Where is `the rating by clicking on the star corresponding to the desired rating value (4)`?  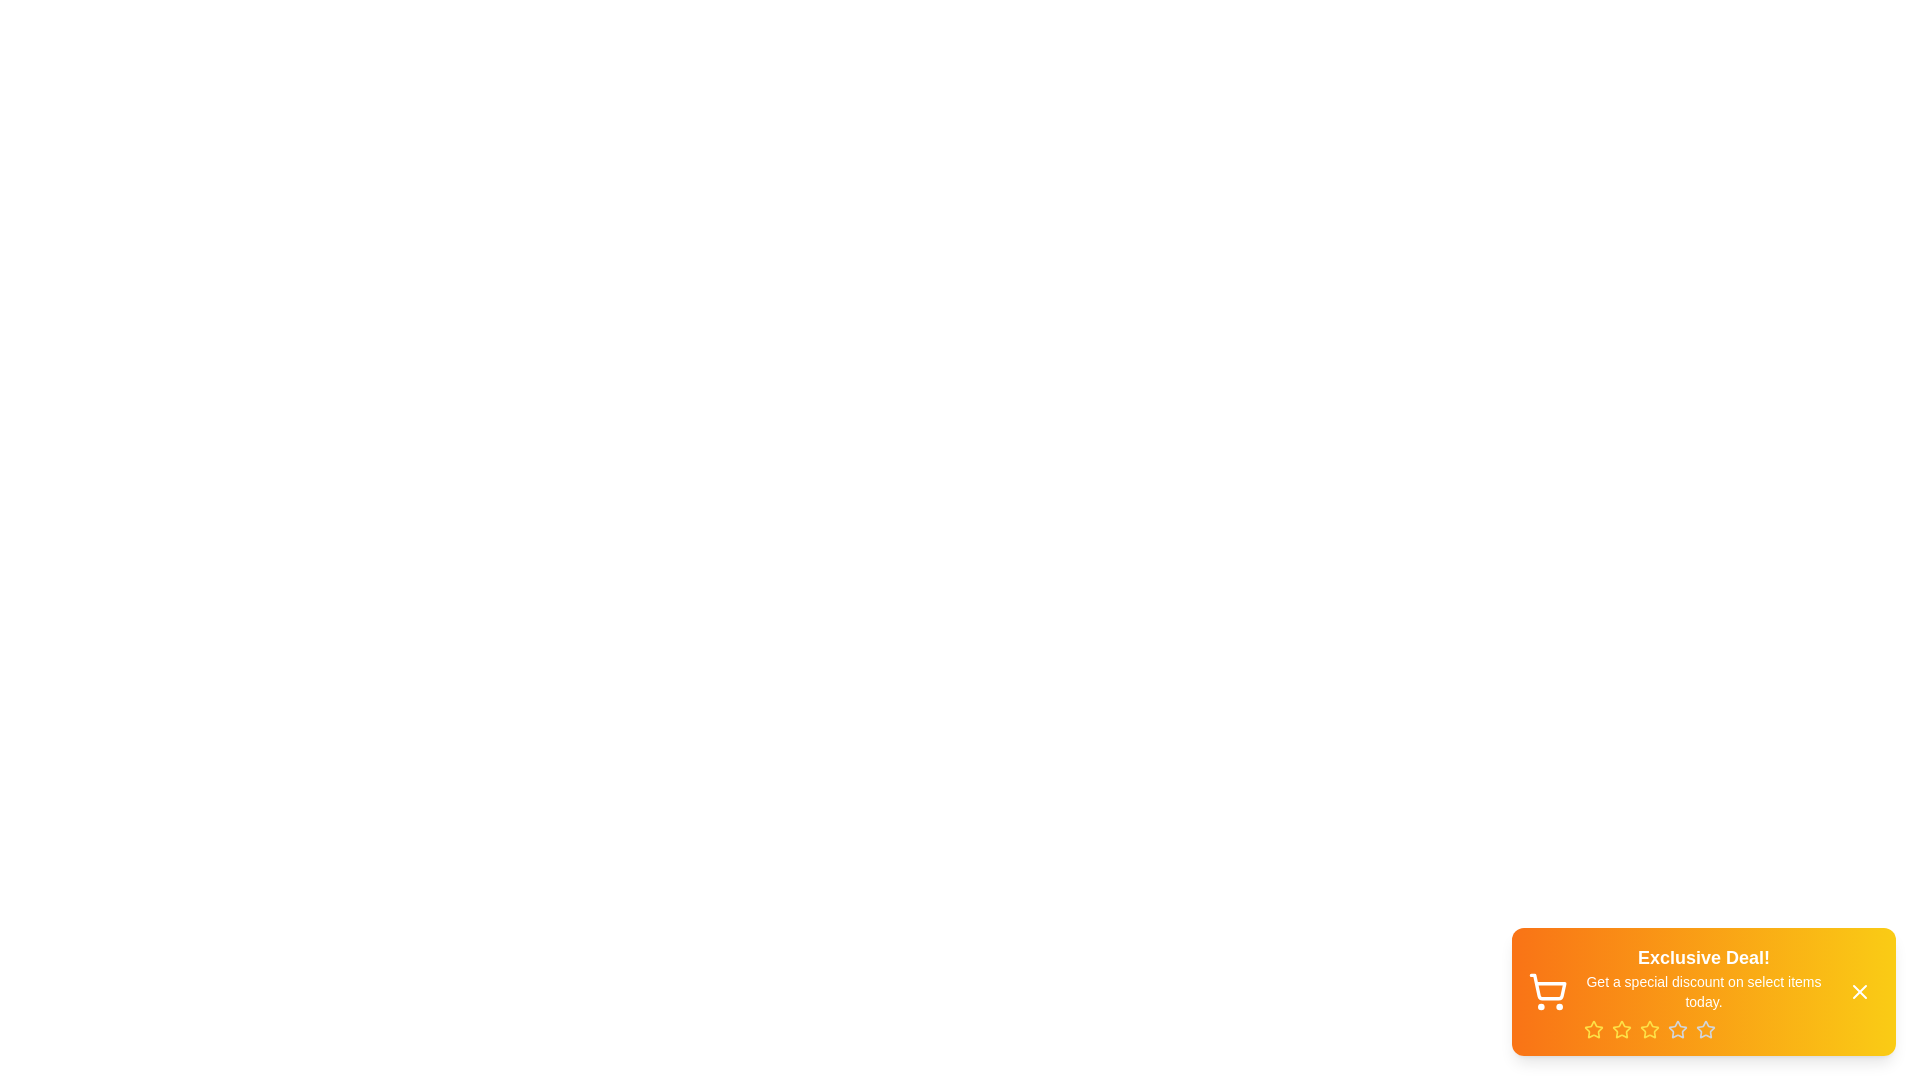
the rating by clicking on the star corresponding to the desired rating value (4) is located at coordinates (1678, 1029).